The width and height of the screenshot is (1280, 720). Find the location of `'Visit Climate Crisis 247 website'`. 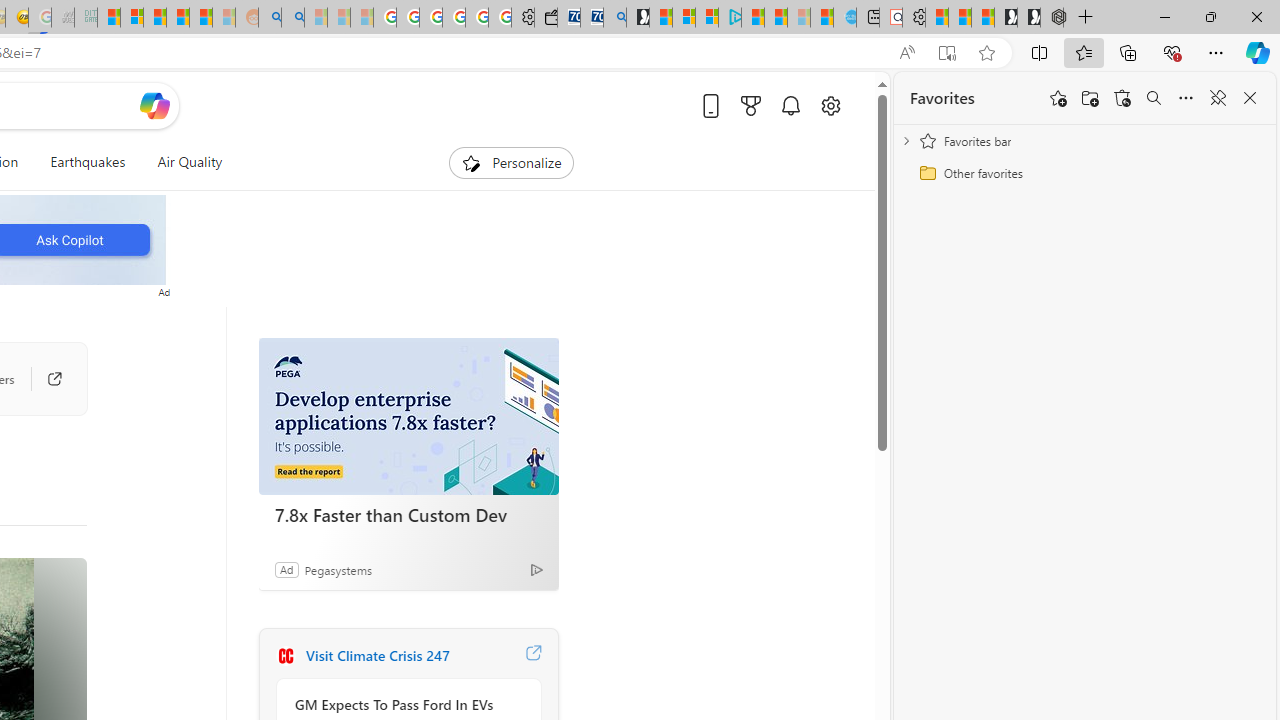

'Visit Climate Crisis 247 website' is located at coordinates (533, 655).